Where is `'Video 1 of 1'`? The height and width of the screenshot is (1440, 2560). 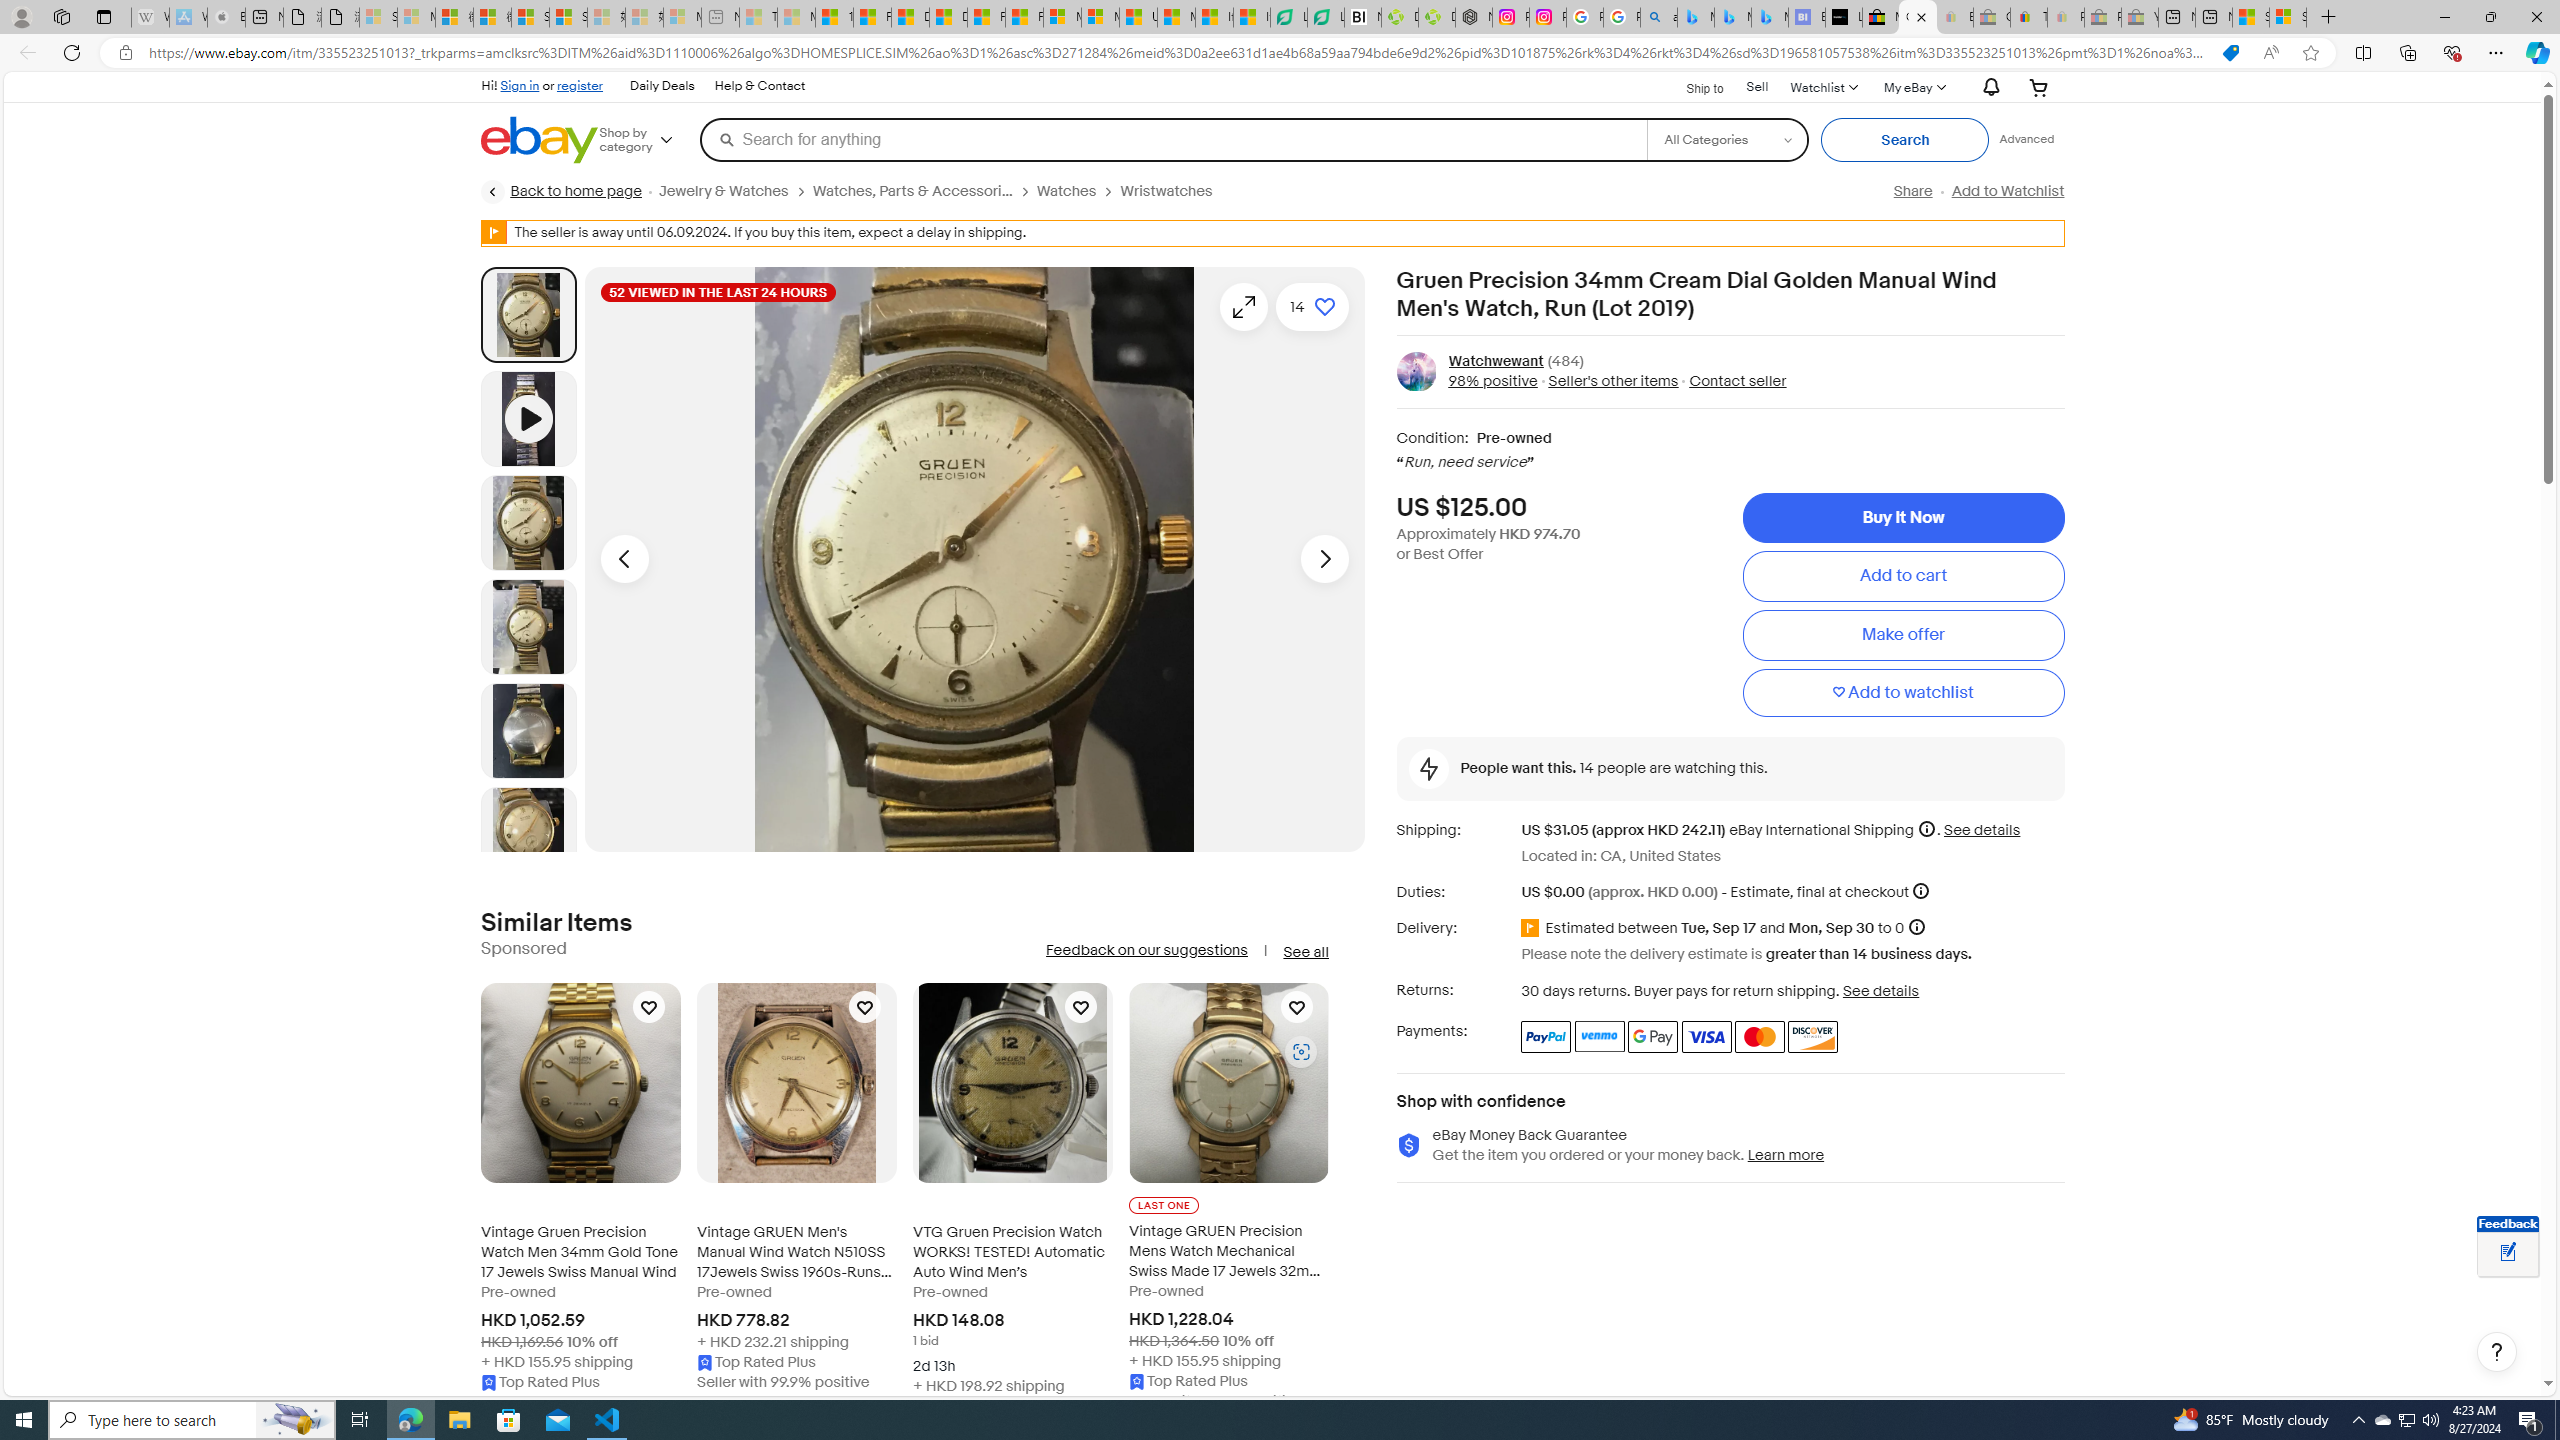
'Video 1 of 1' is located at coordinates (527, 418).